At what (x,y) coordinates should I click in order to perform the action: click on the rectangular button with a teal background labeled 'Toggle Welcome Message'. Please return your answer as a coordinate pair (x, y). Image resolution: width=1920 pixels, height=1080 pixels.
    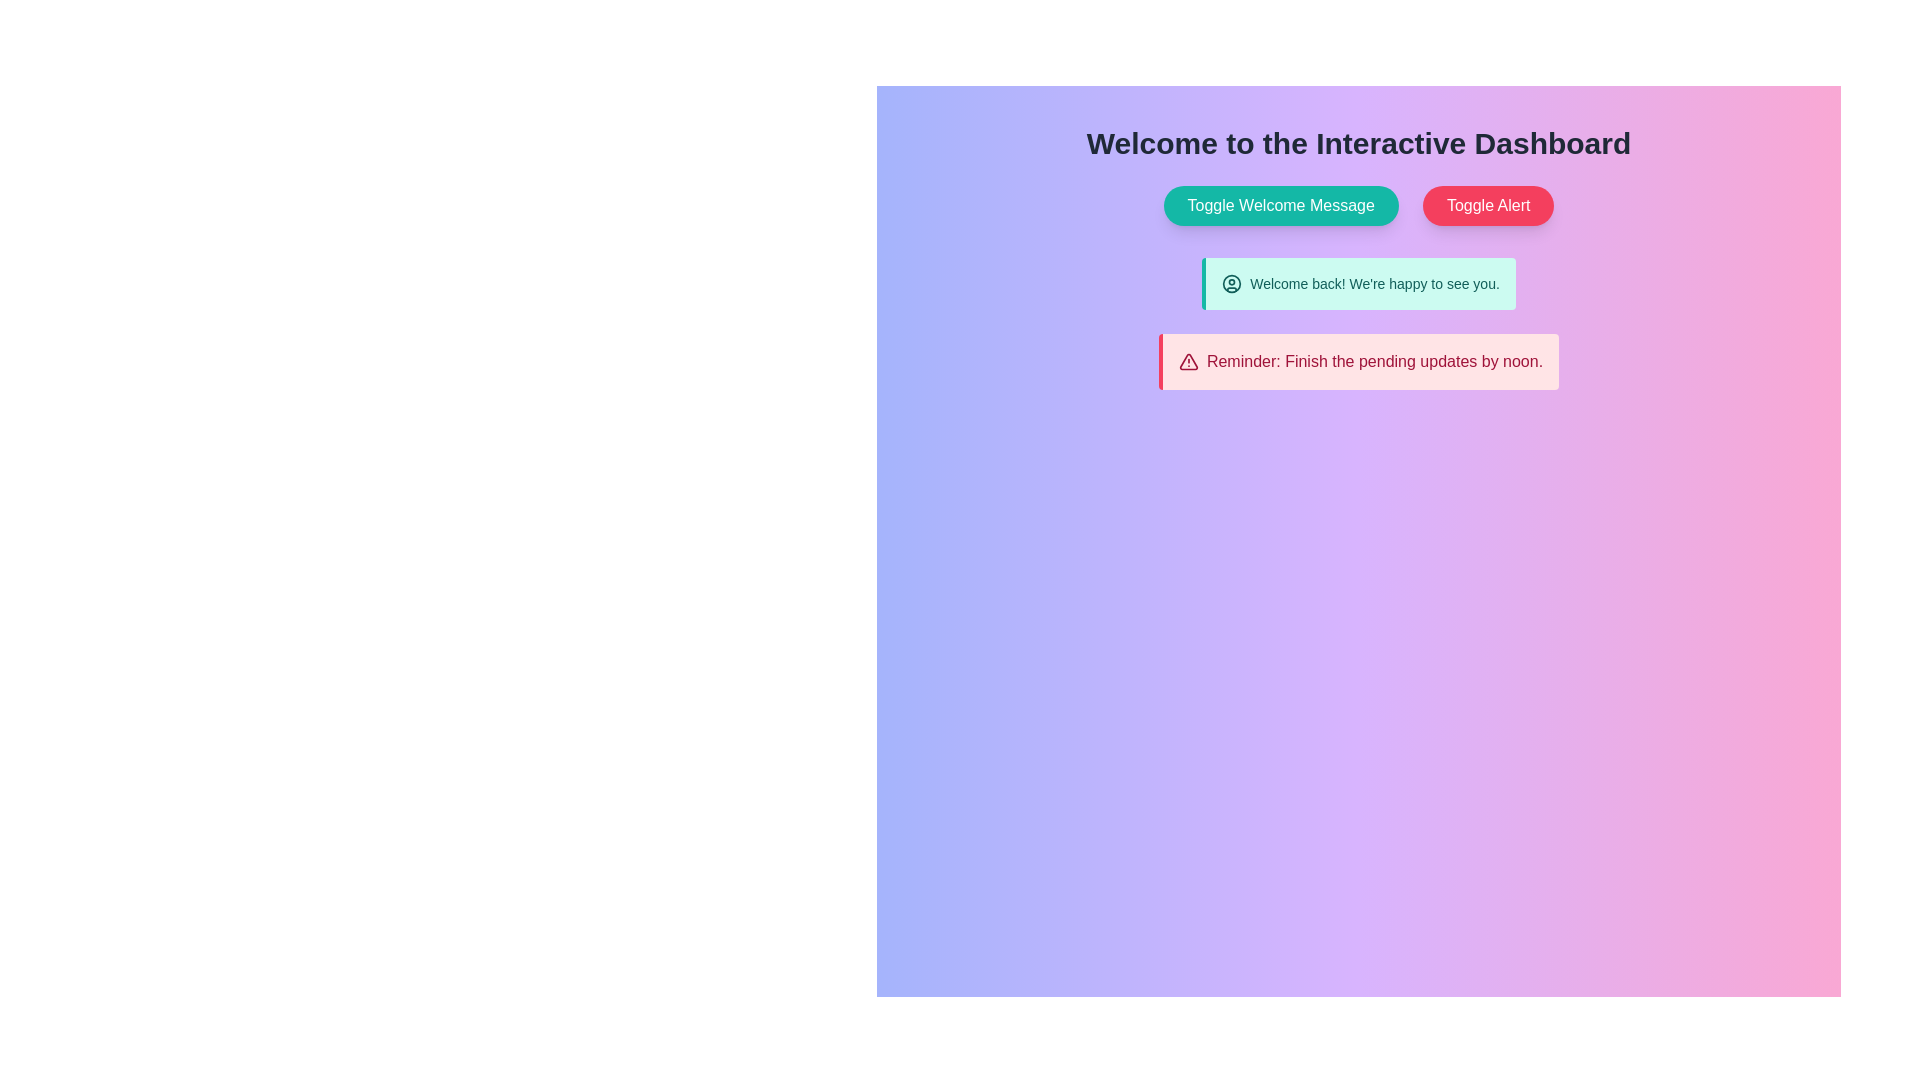
    Looking at the image, I should click on (1281, 205).